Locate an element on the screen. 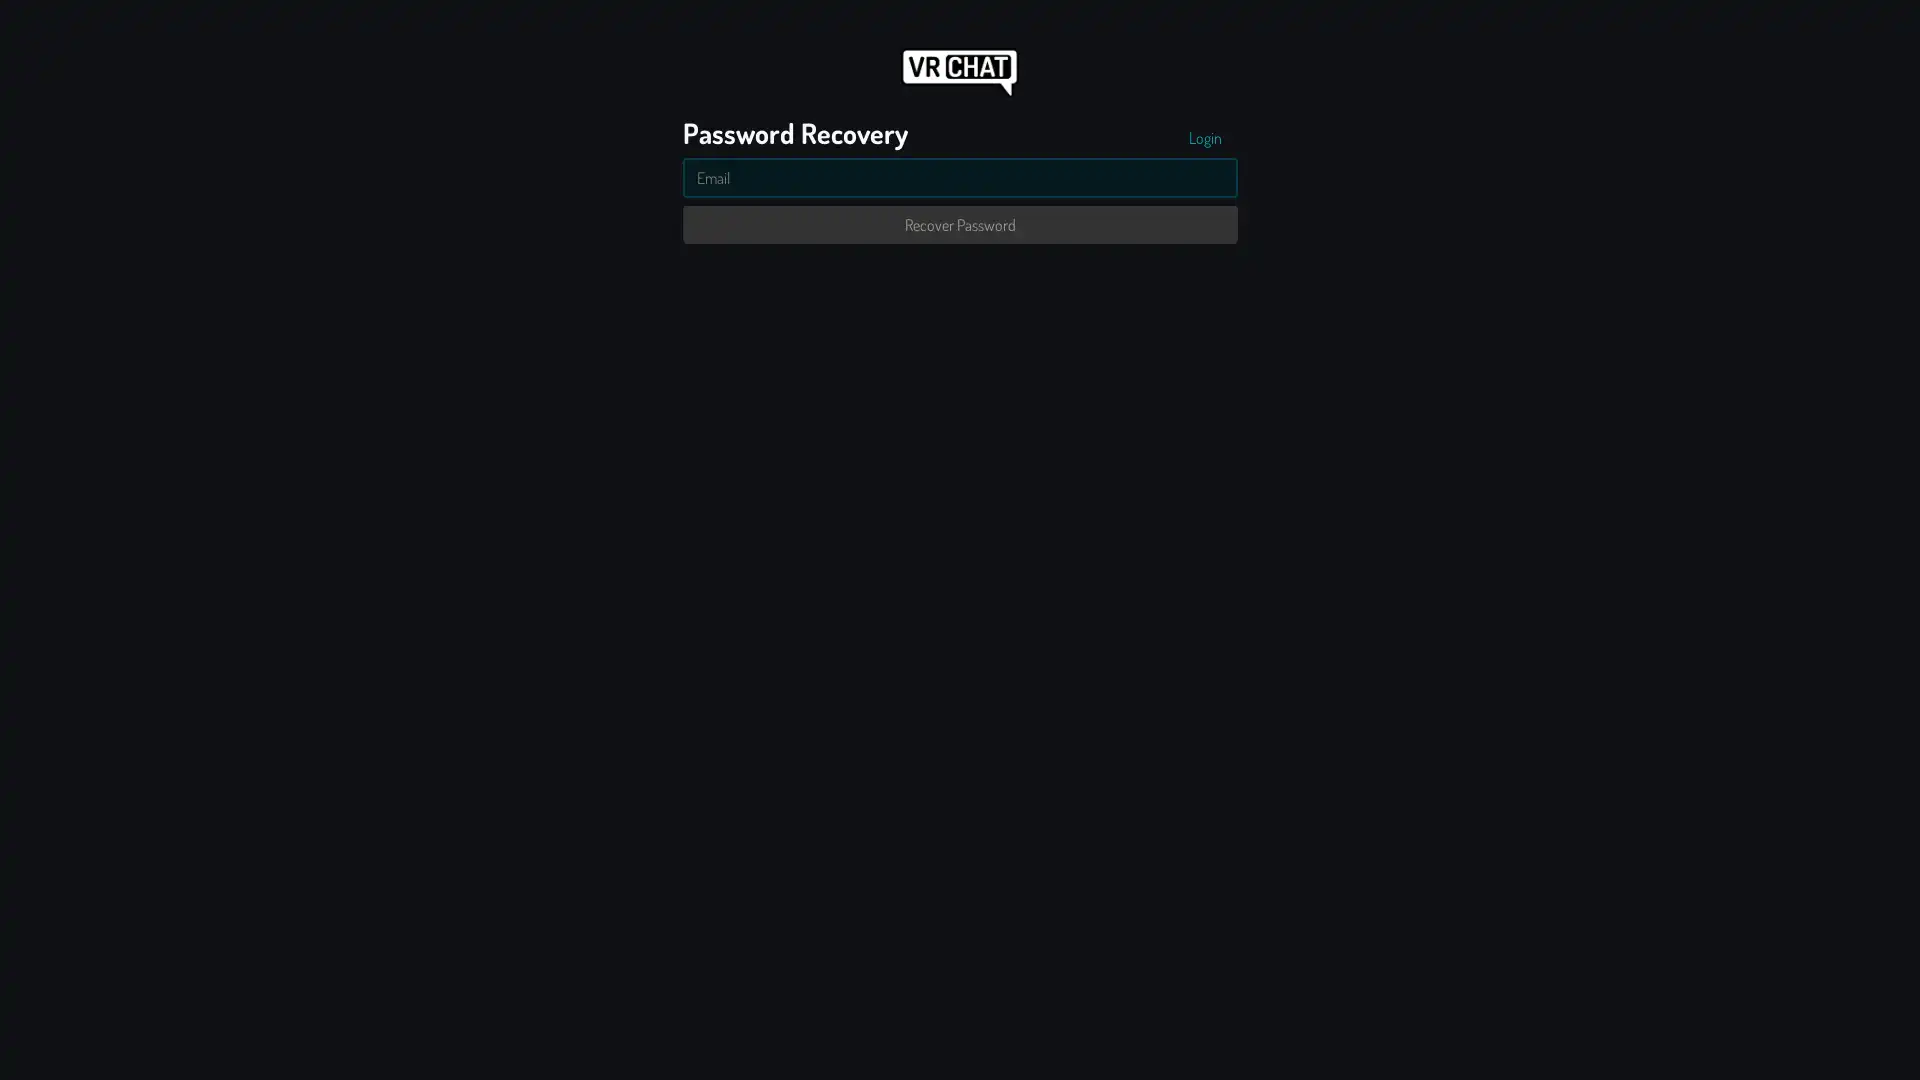 Image resolution: width=1920 pixels, height=1080 pixels. Recover Password is located at coordinates (958, 224).